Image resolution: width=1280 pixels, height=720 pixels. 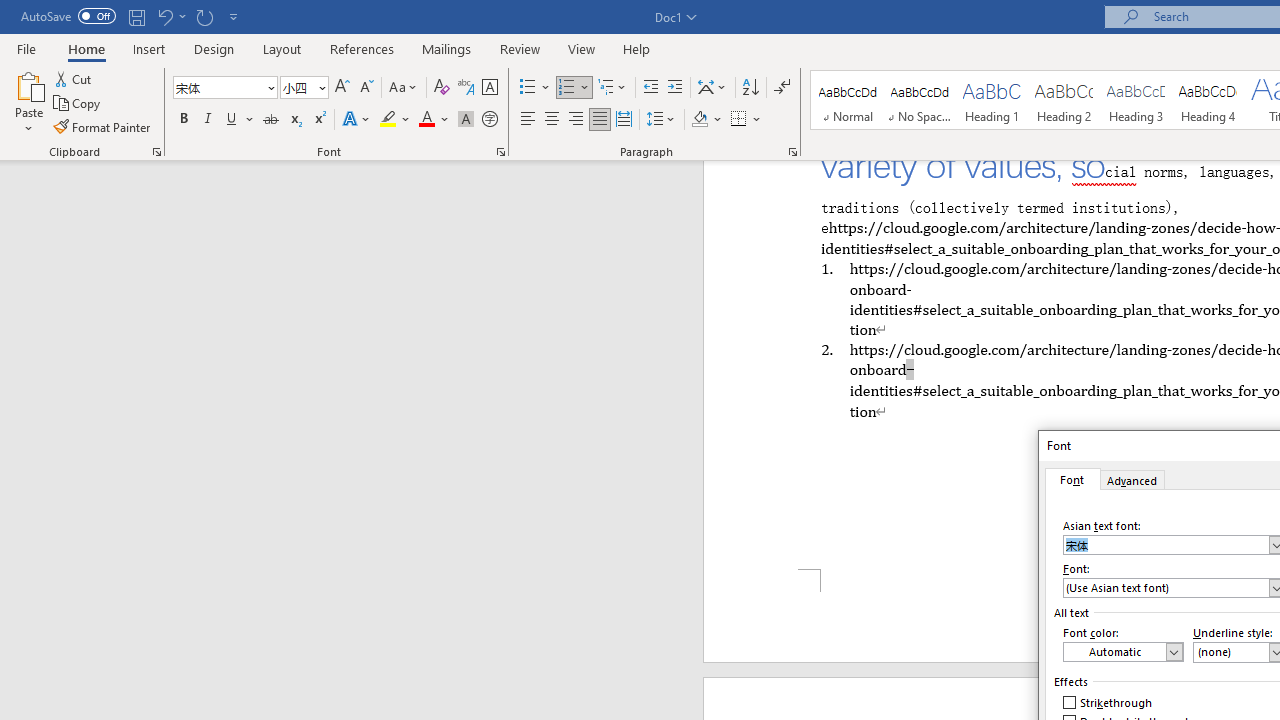 What do you see at coordinates (675, 86) in the screenshot?
I see `'Increase Indent'` at bounding box center [675, 86].